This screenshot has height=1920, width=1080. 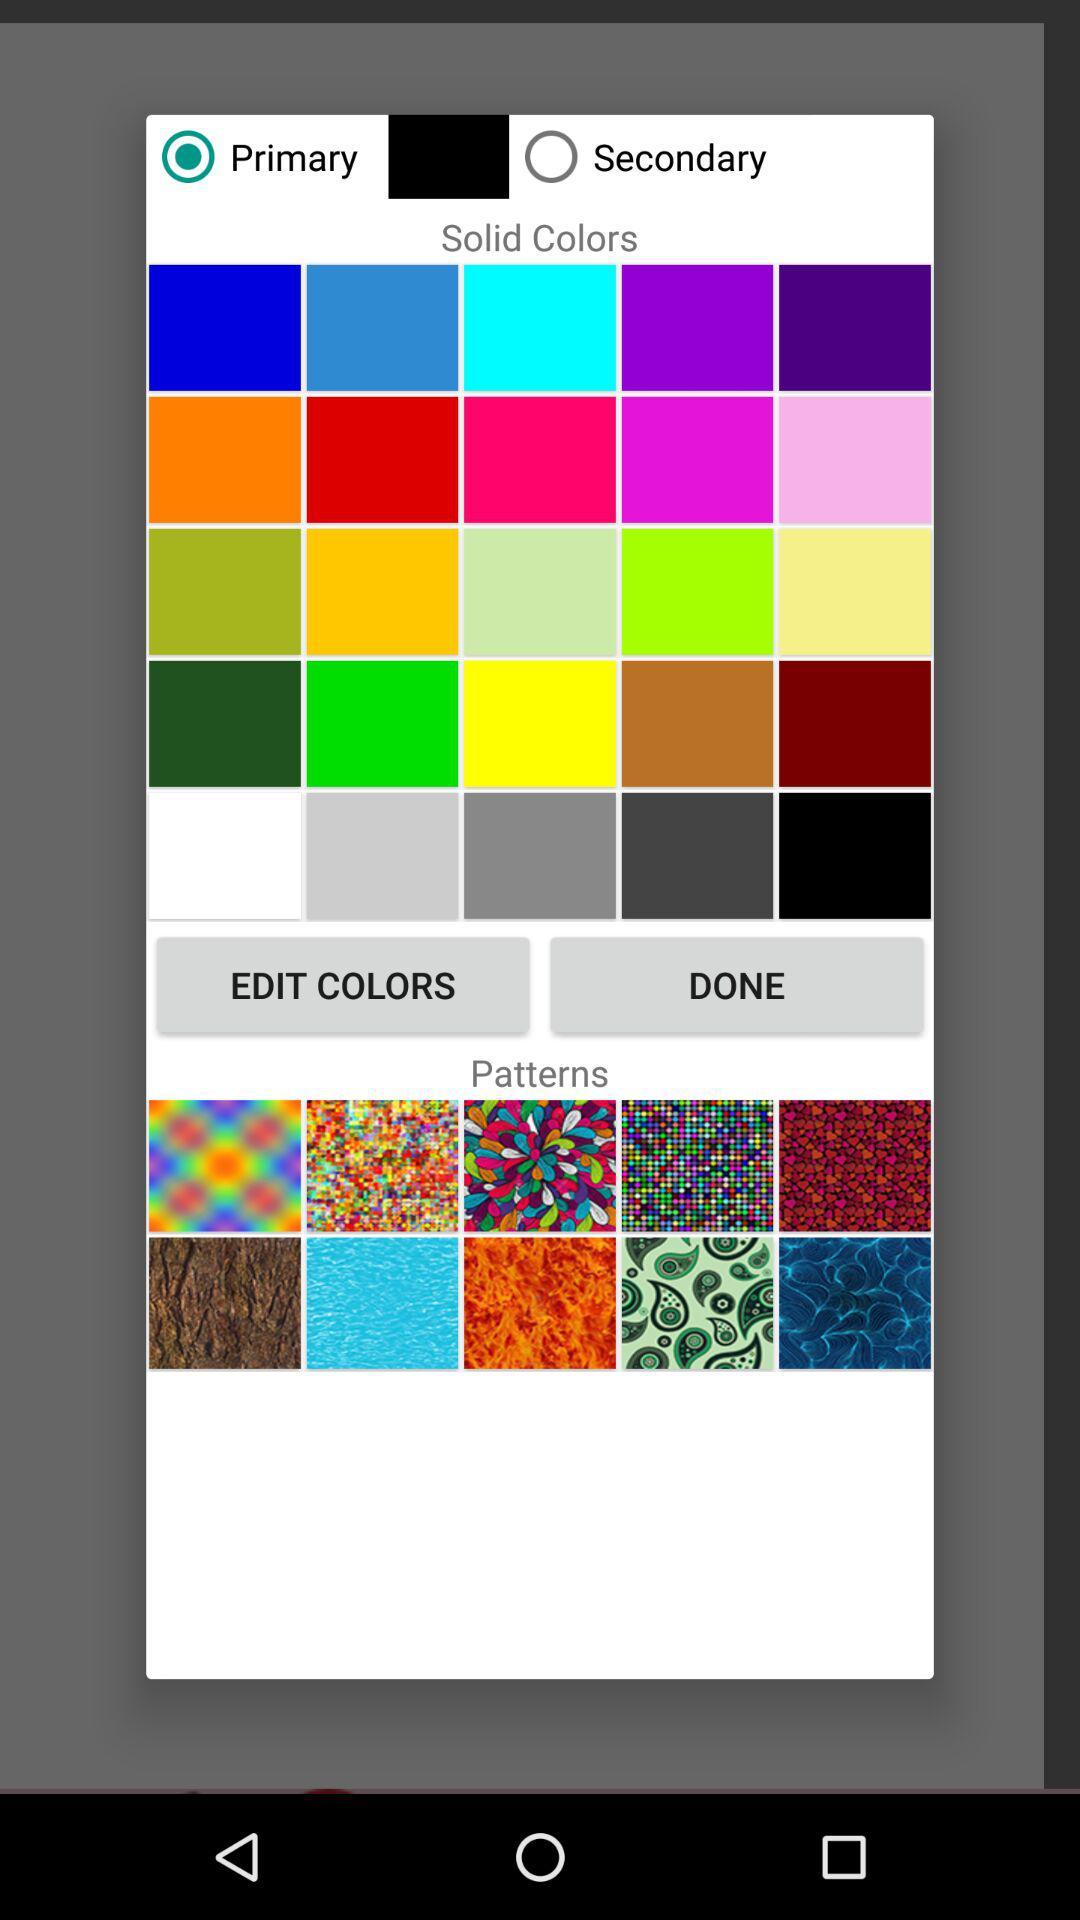 I want to click on choose color, so click(x=382, y=855).